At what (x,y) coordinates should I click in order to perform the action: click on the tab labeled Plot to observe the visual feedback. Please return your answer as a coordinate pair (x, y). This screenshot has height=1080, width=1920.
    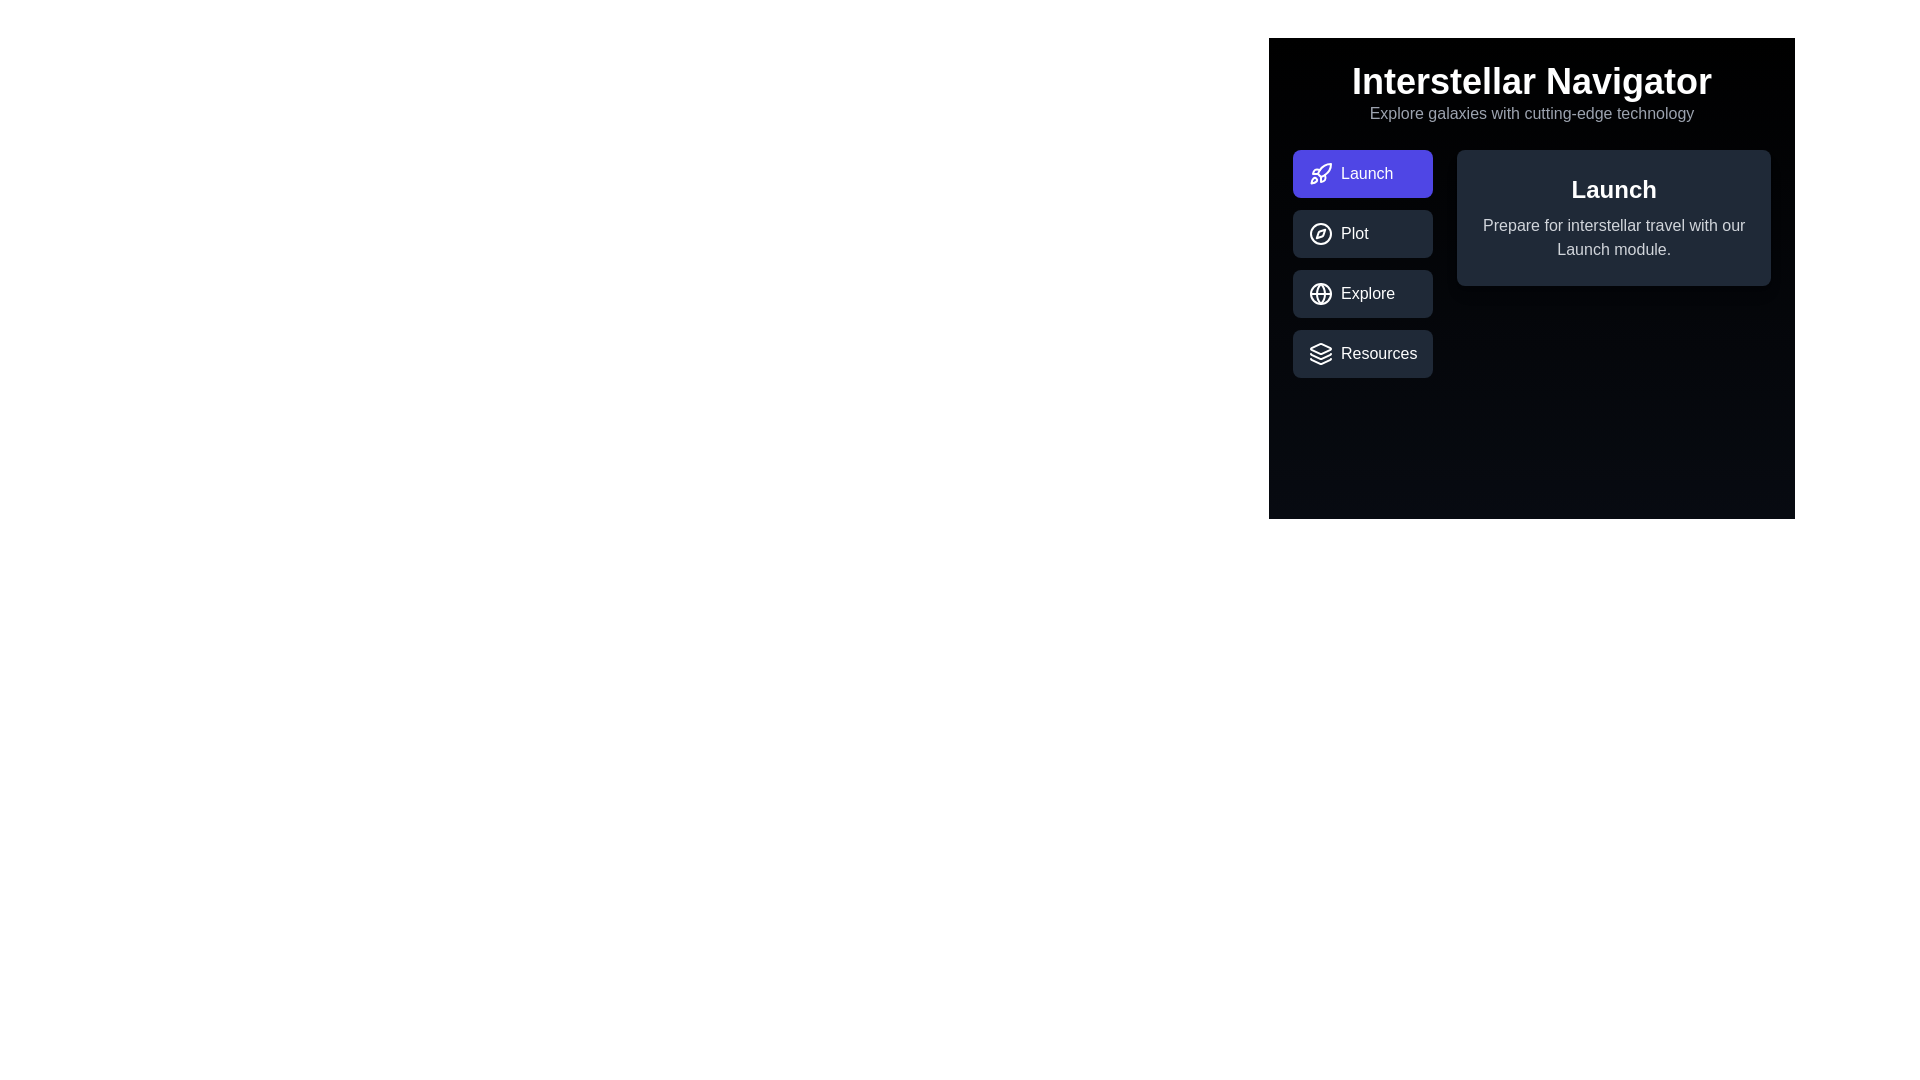
    Looking at the image, I should click on (1362, 233).